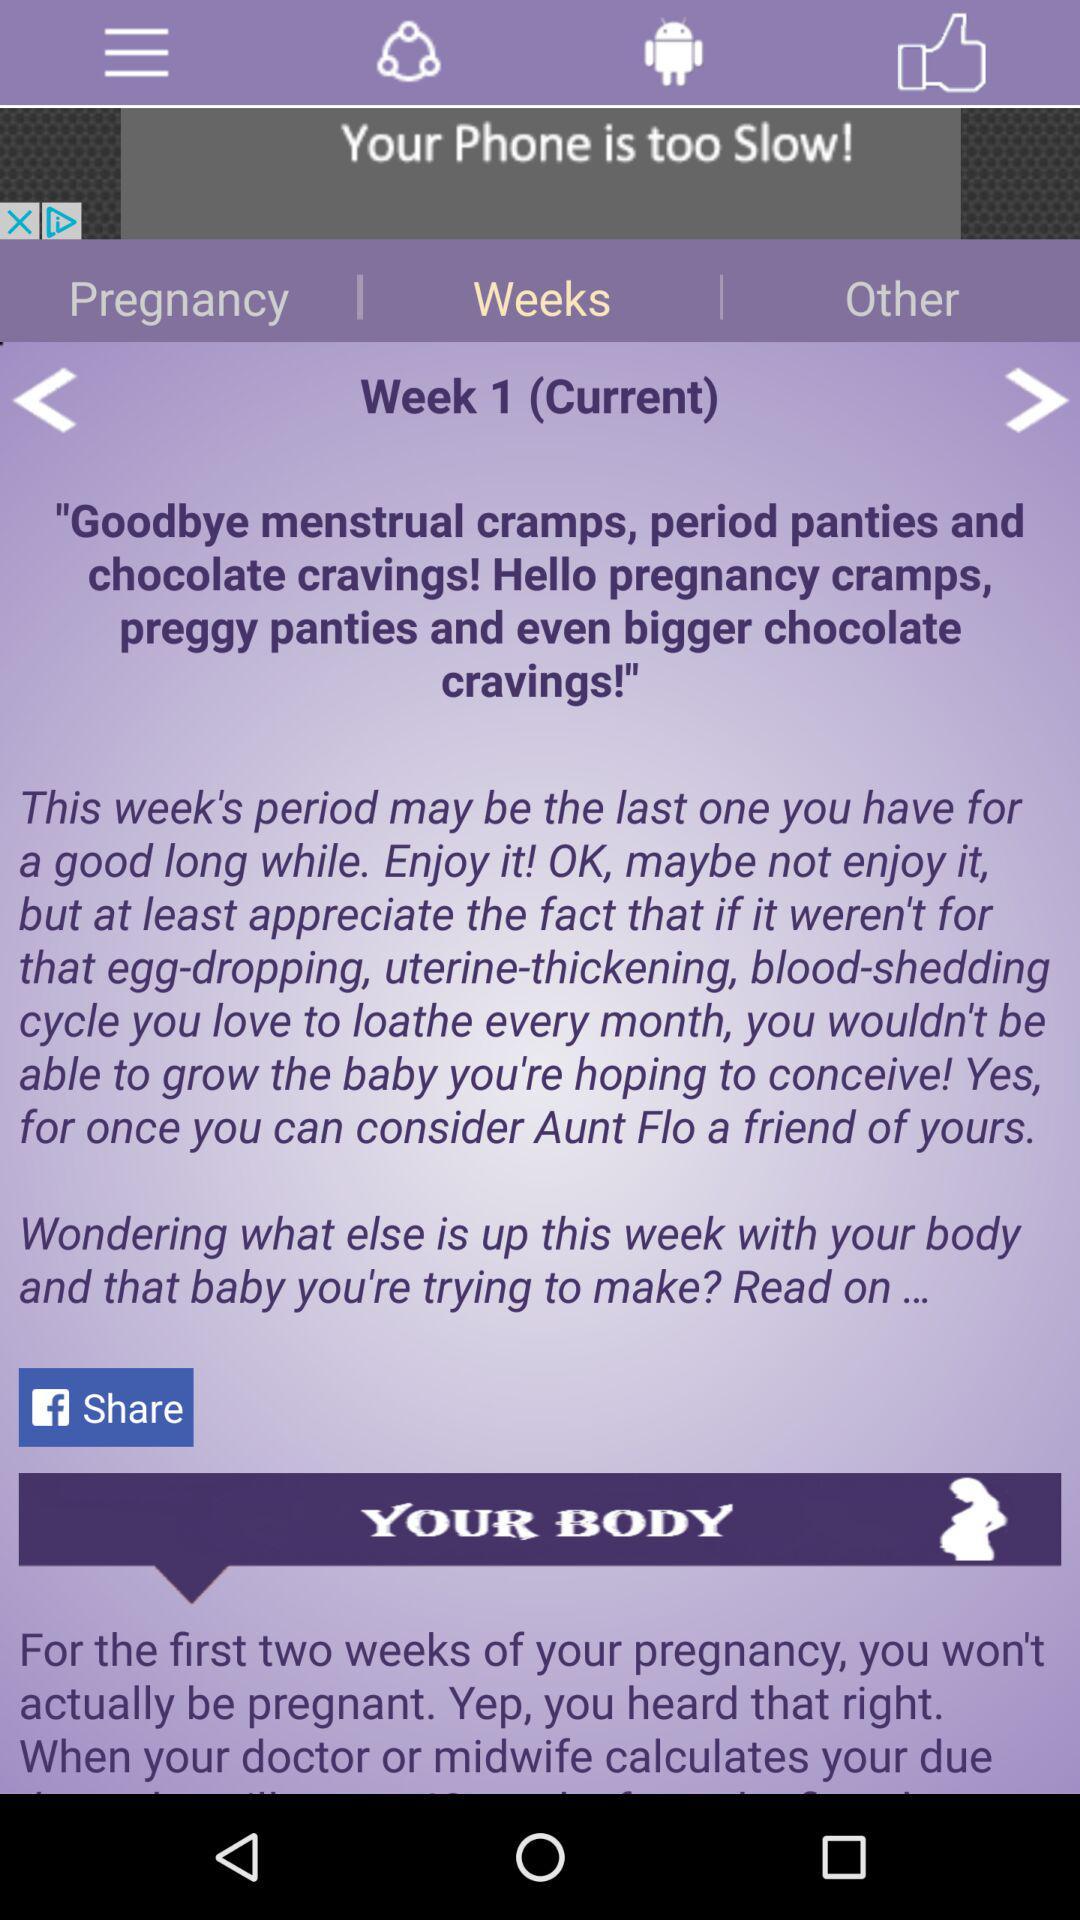 The image size is (1080, 1920). What do you see at coordinates (540, 173) in the screenshot?
I see `advertisement` at bounding box center [540, 173].